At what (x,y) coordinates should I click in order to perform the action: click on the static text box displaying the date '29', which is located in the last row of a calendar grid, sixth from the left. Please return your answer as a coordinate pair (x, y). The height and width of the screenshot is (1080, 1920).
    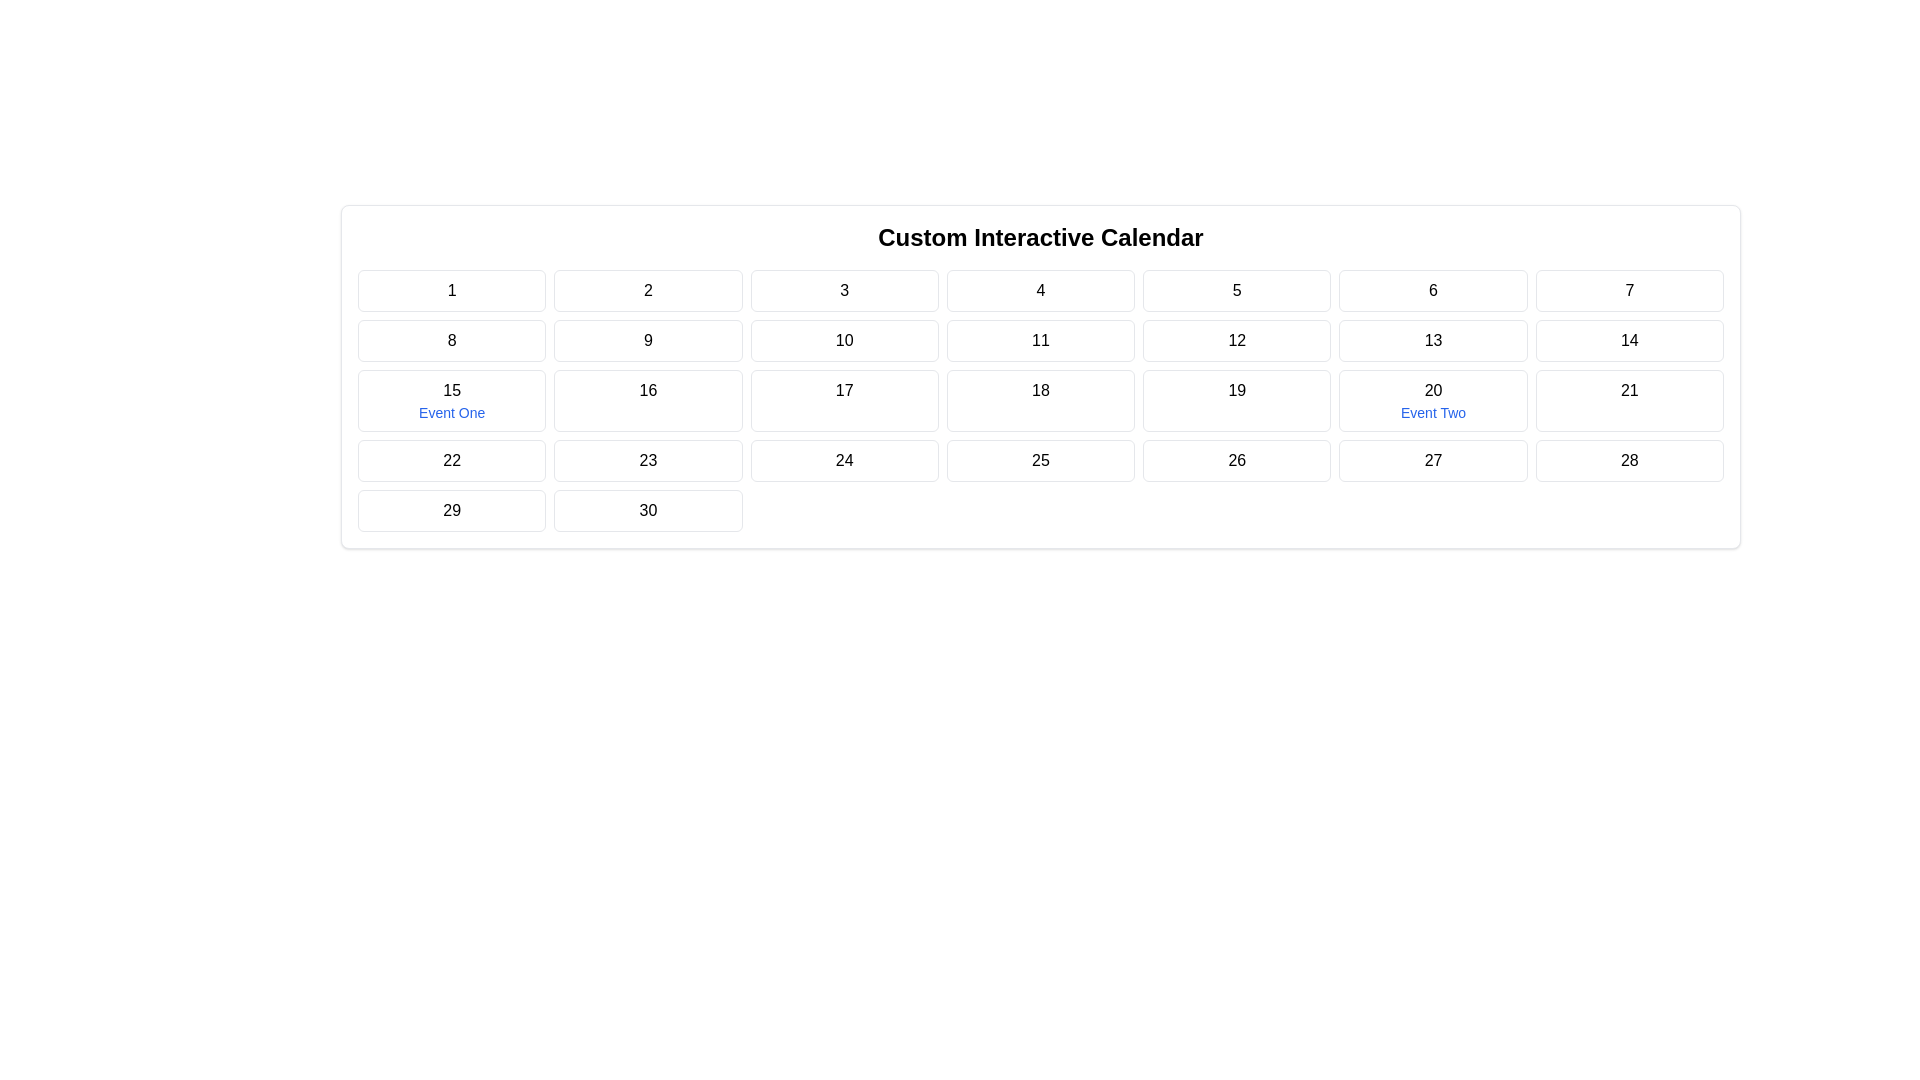
    Looking at the image, I should click on (451, 509).